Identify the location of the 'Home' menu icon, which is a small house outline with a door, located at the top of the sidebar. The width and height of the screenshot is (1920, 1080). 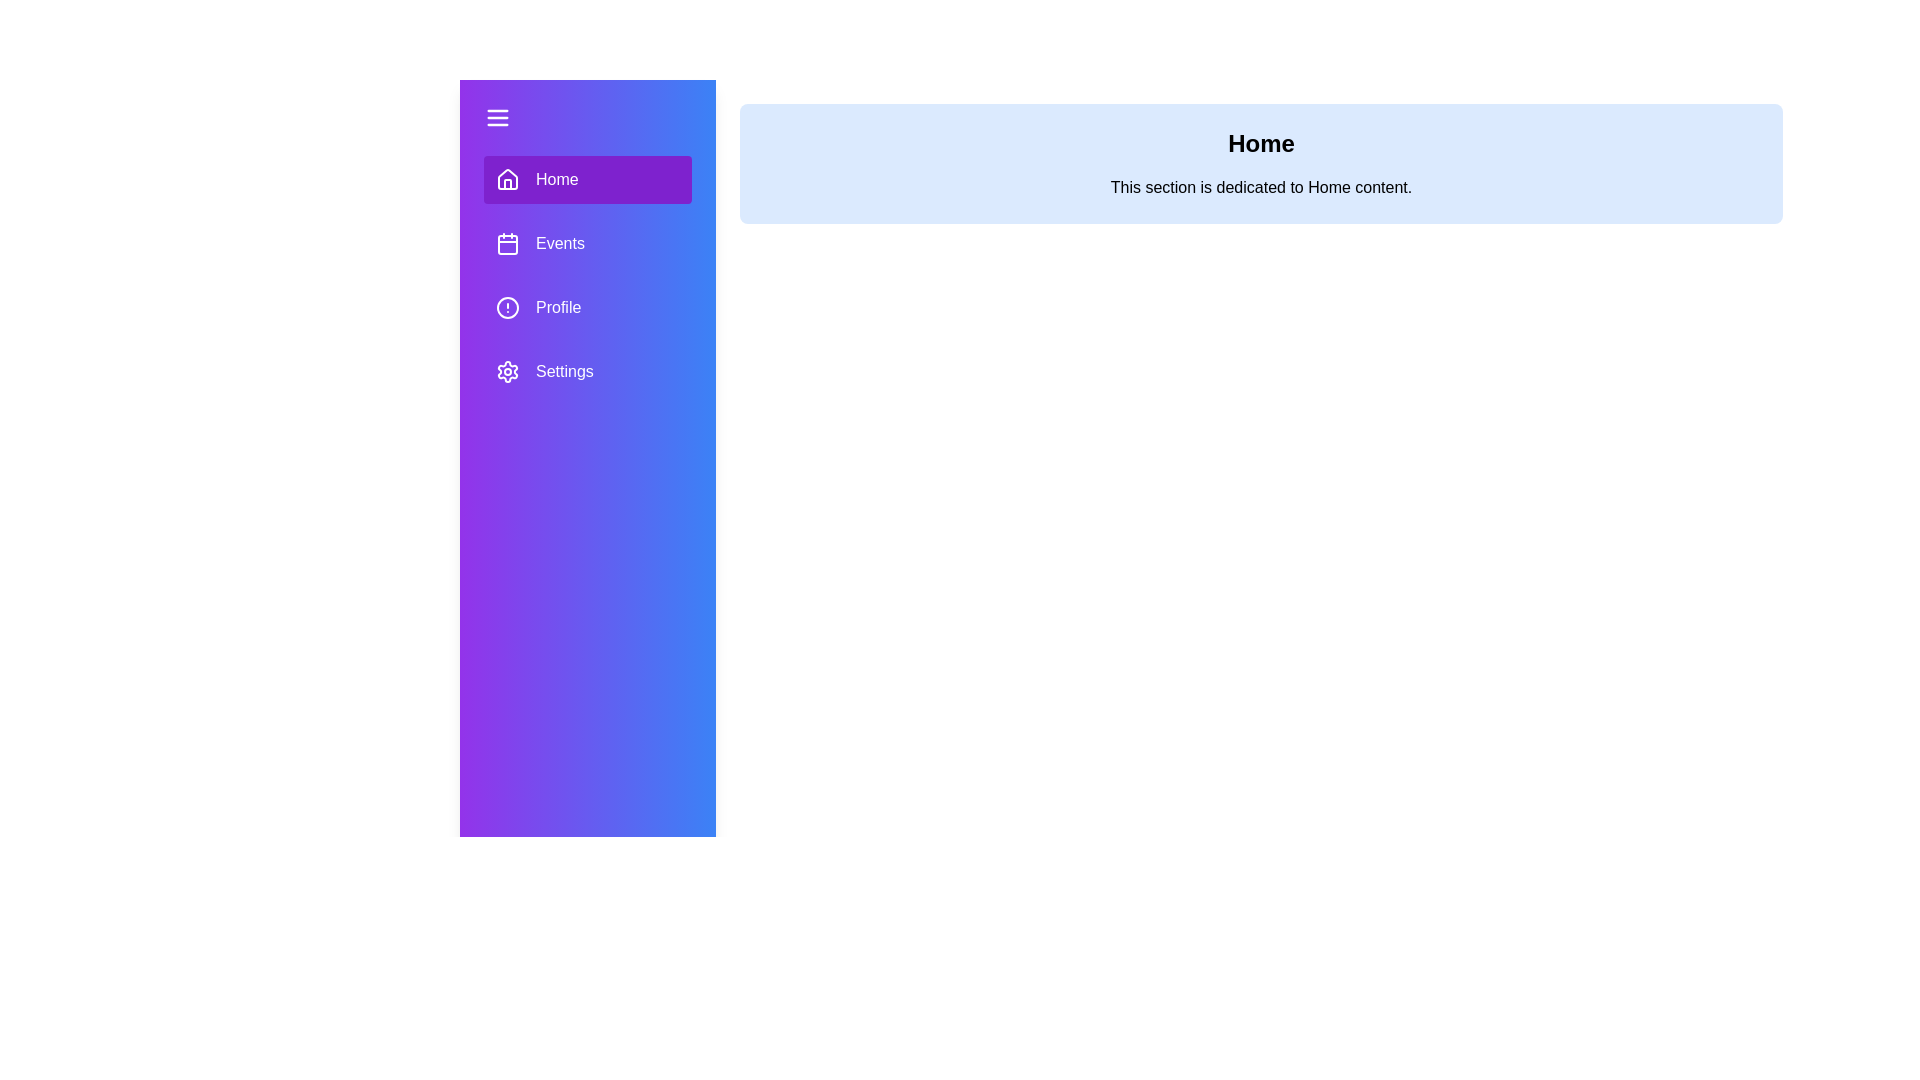
(508, 184).